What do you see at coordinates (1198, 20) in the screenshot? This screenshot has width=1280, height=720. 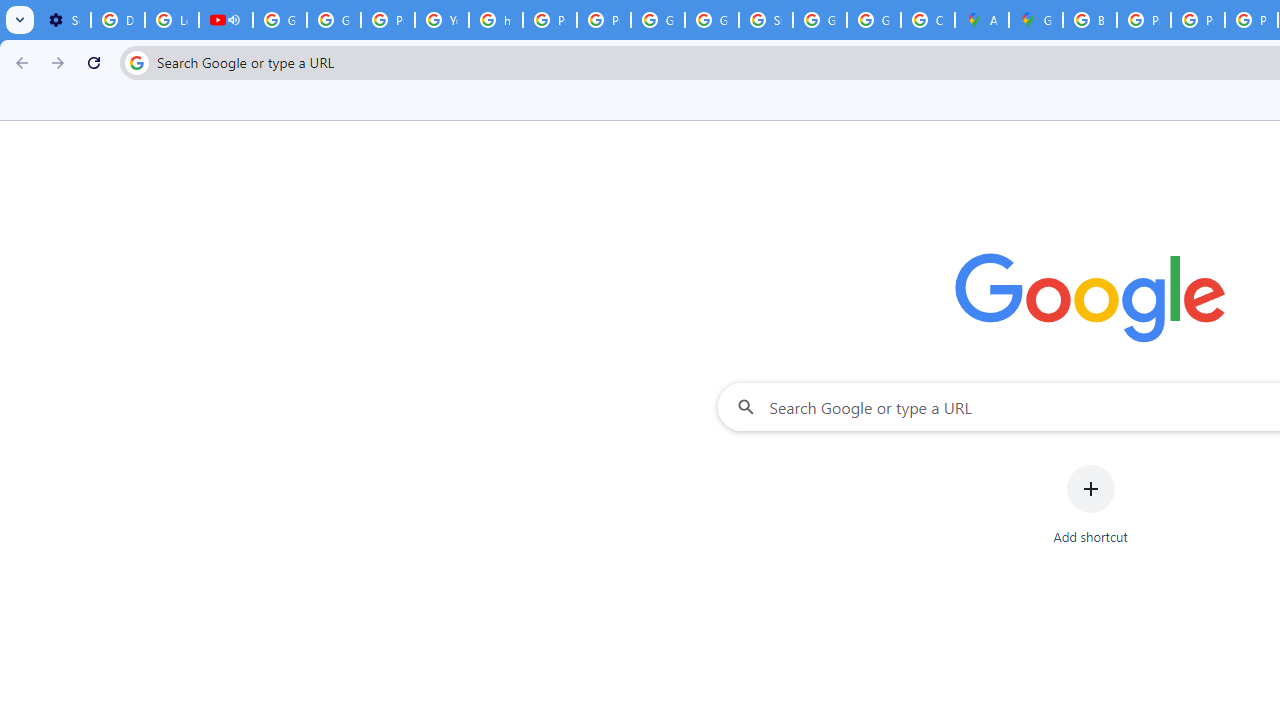 I see `'Privacy Help Center - Policies Help'` at bounding box center [1198, 20].